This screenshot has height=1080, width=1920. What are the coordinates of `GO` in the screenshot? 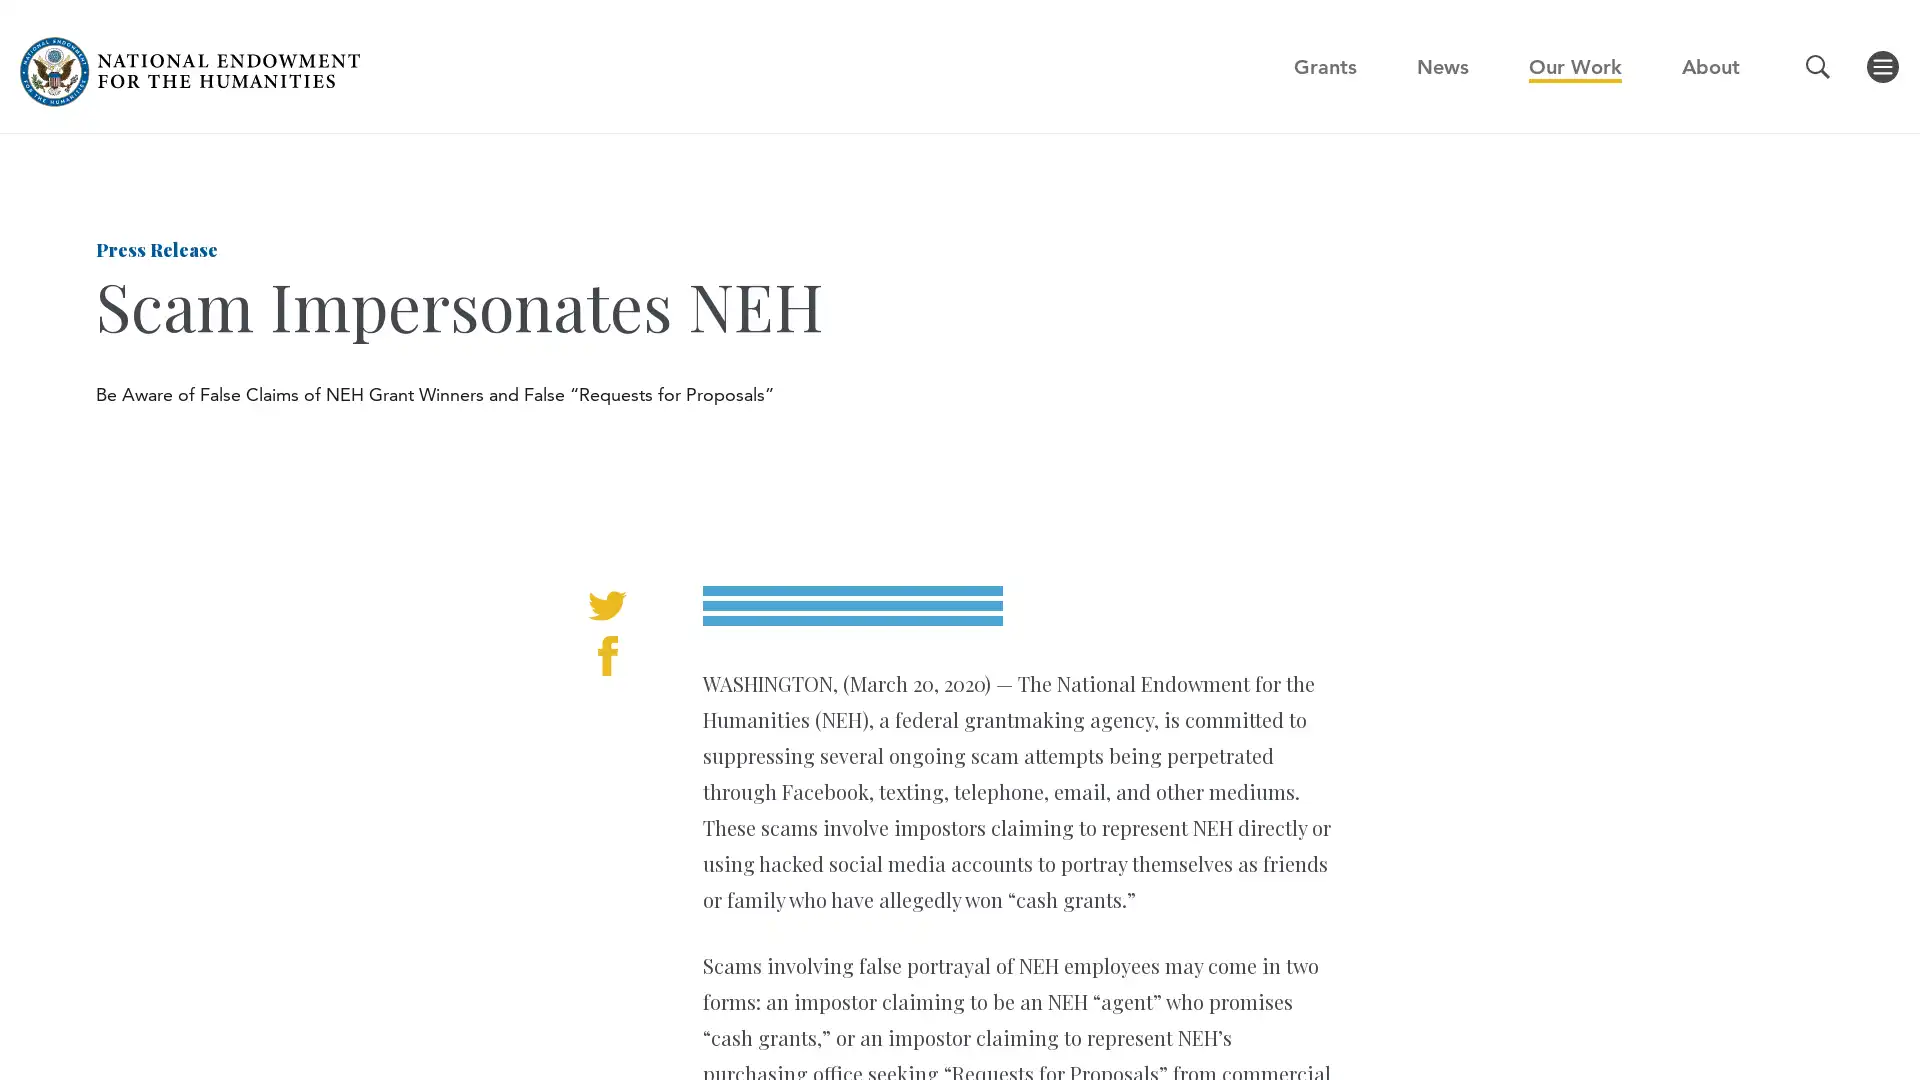 It's located at (1316, 90).